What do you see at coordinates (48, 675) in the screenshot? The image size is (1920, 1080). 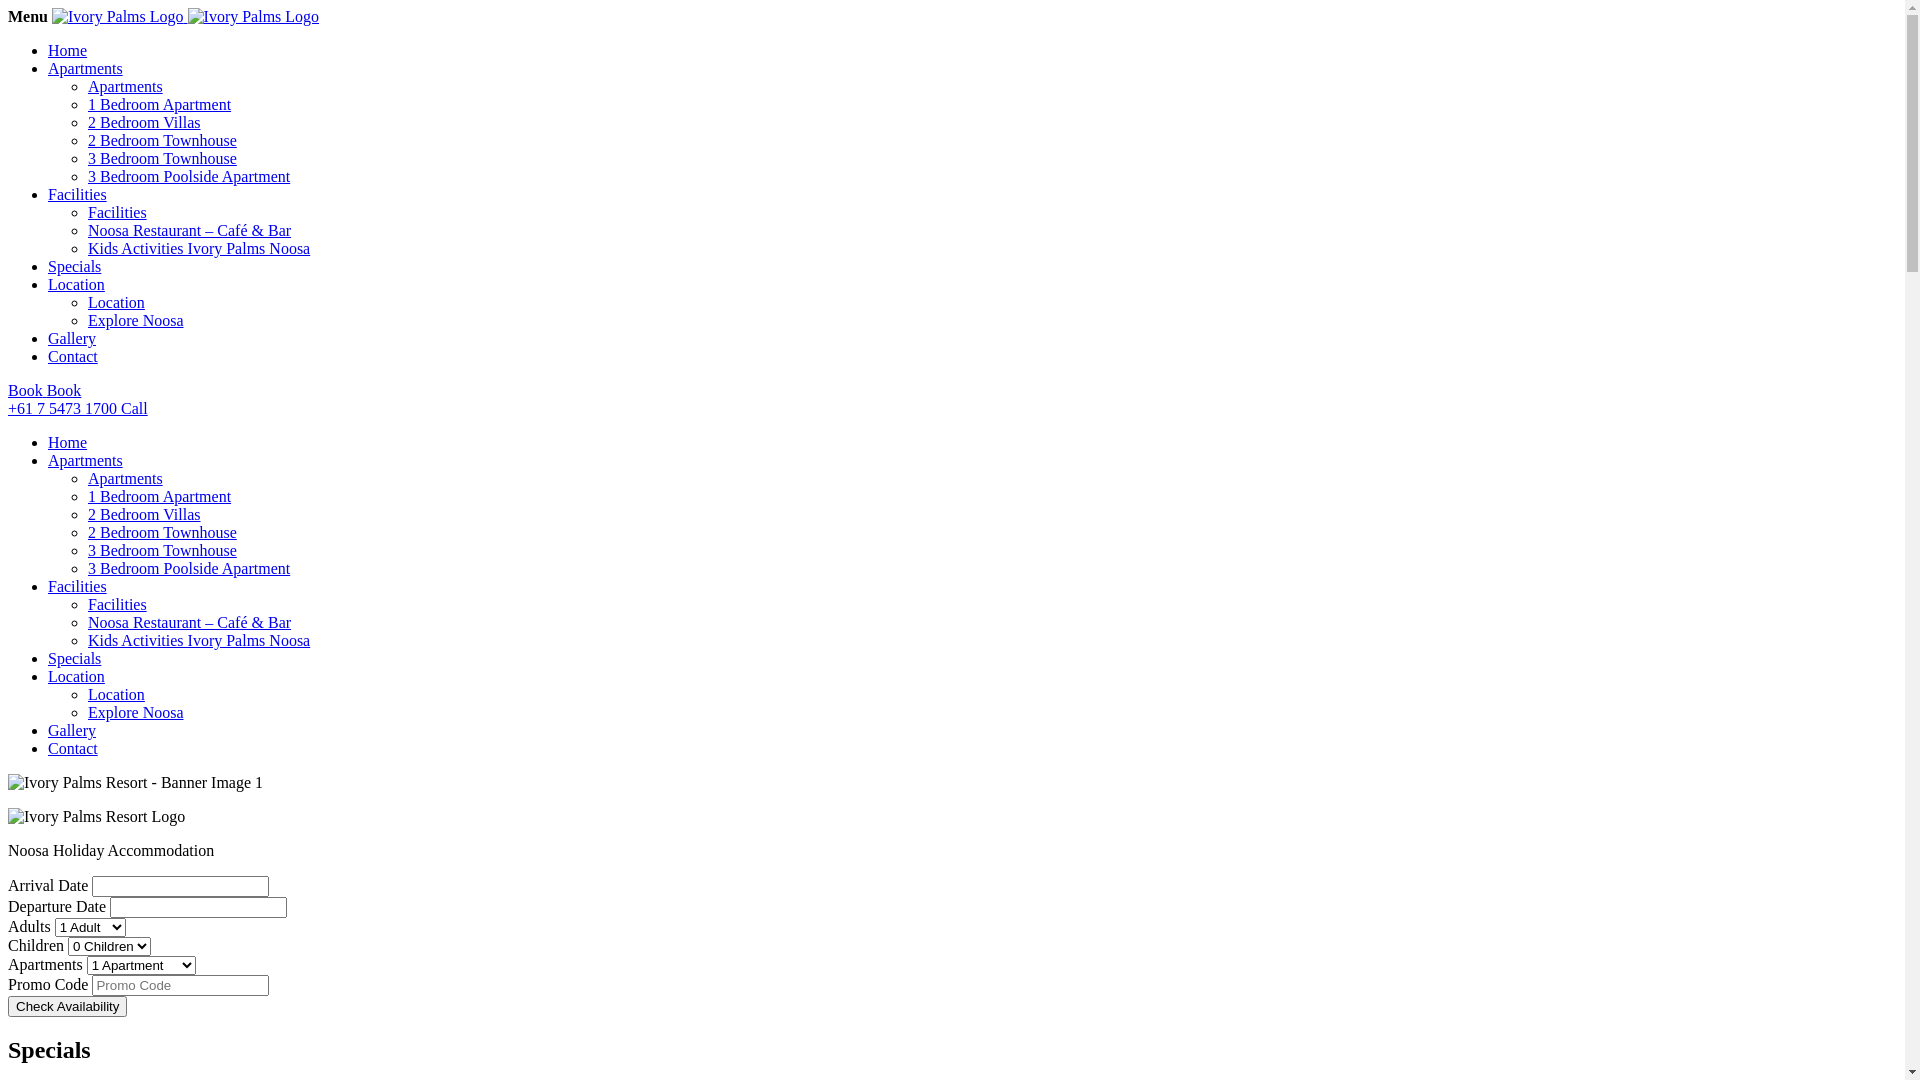 I see `'Location'` at bounding box center [48, 675].